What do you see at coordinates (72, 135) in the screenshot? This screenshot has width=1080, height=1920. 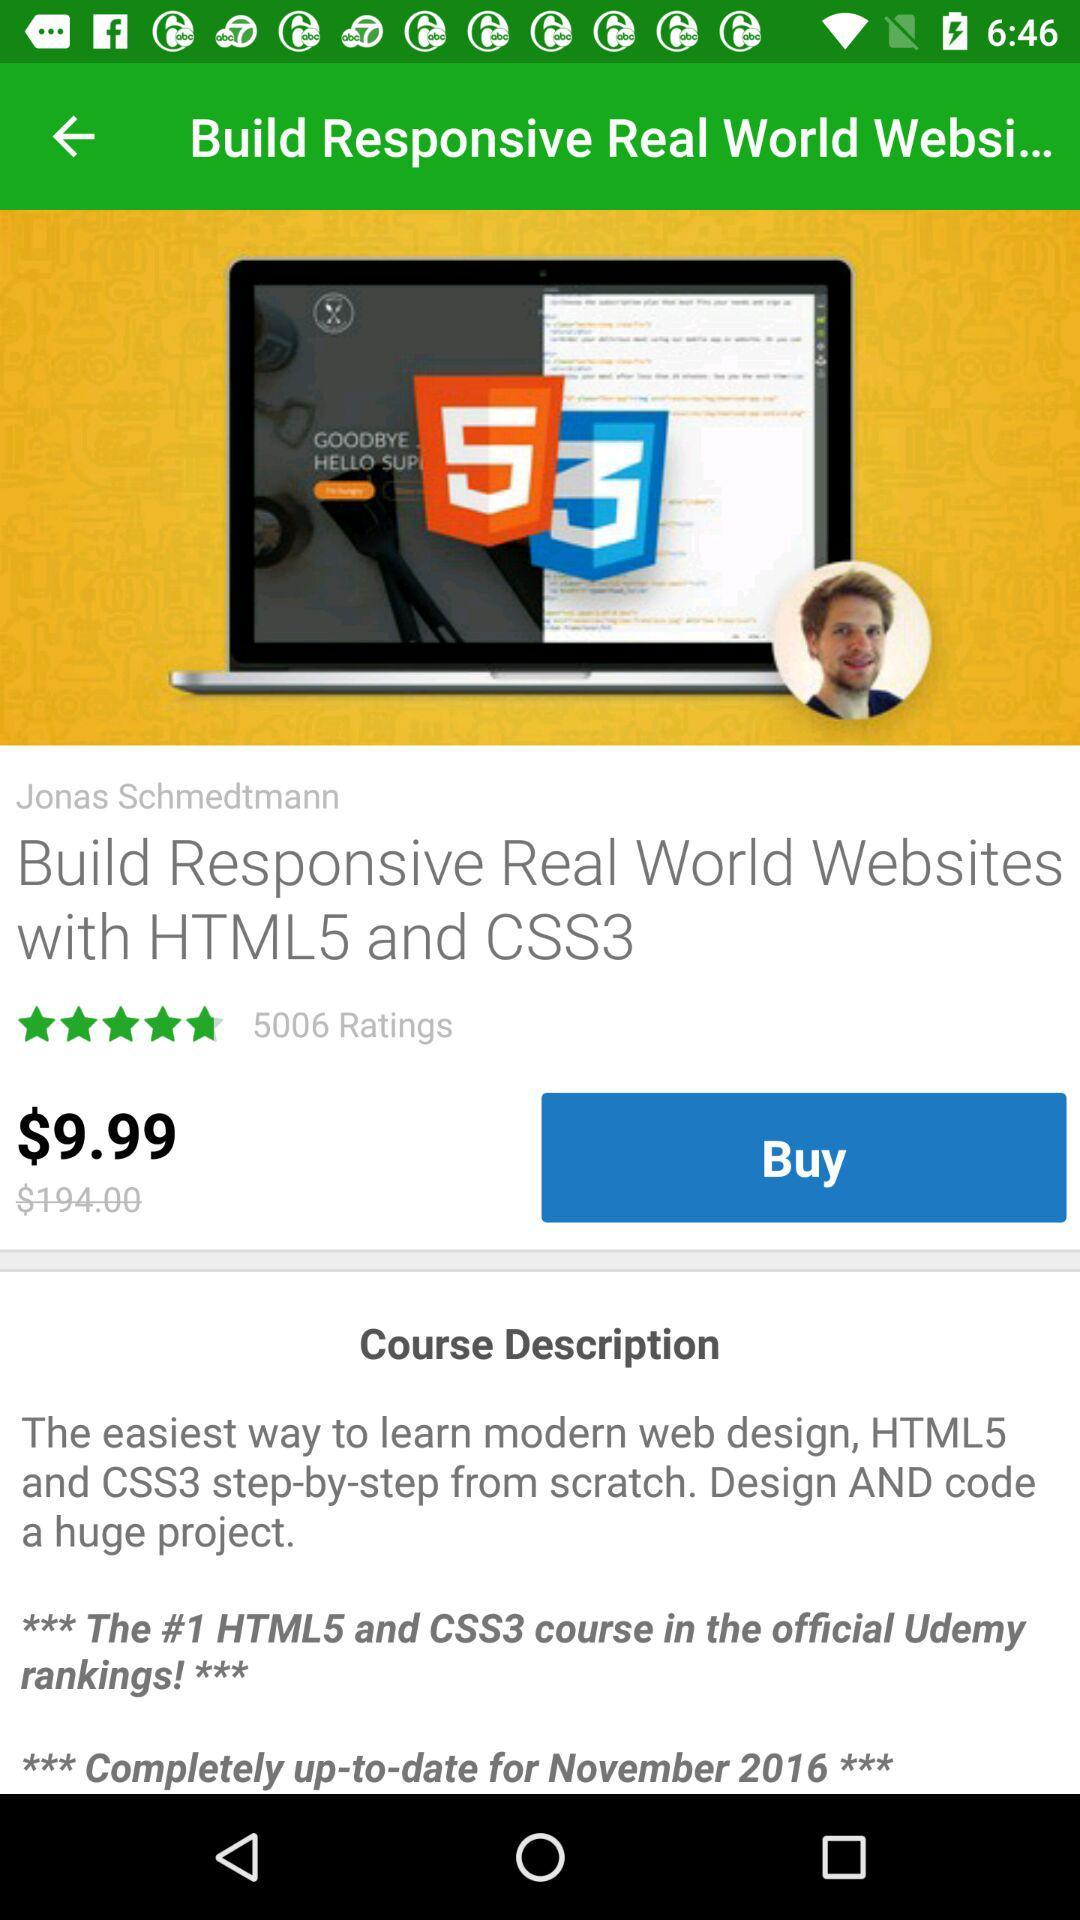 I see `the icon to the left of the build responsive real item` at bounding box center [72, 135].